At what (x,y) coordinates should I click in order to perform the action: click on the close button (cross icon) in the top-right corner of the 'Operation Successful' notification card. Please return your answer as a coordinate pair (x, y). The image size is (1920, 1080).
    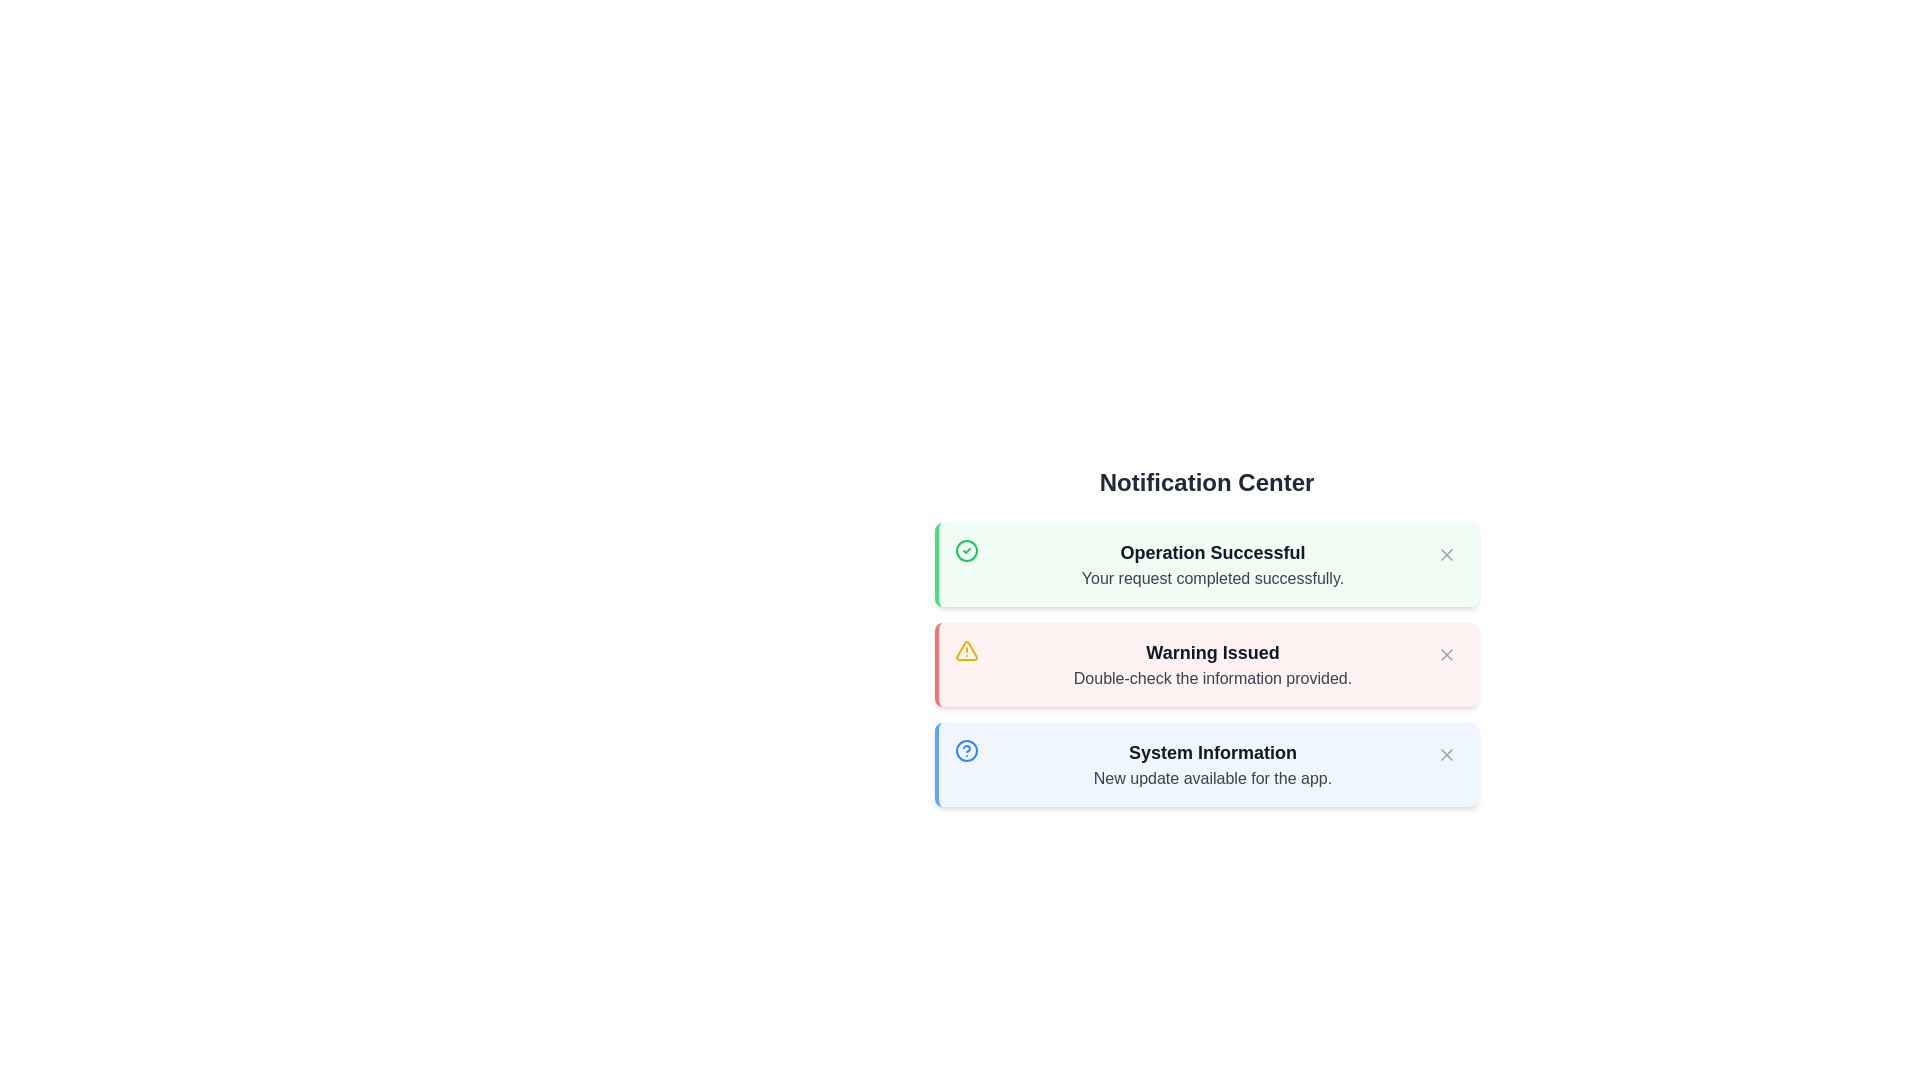
    Looking at the image, I should click on (1446, 555).